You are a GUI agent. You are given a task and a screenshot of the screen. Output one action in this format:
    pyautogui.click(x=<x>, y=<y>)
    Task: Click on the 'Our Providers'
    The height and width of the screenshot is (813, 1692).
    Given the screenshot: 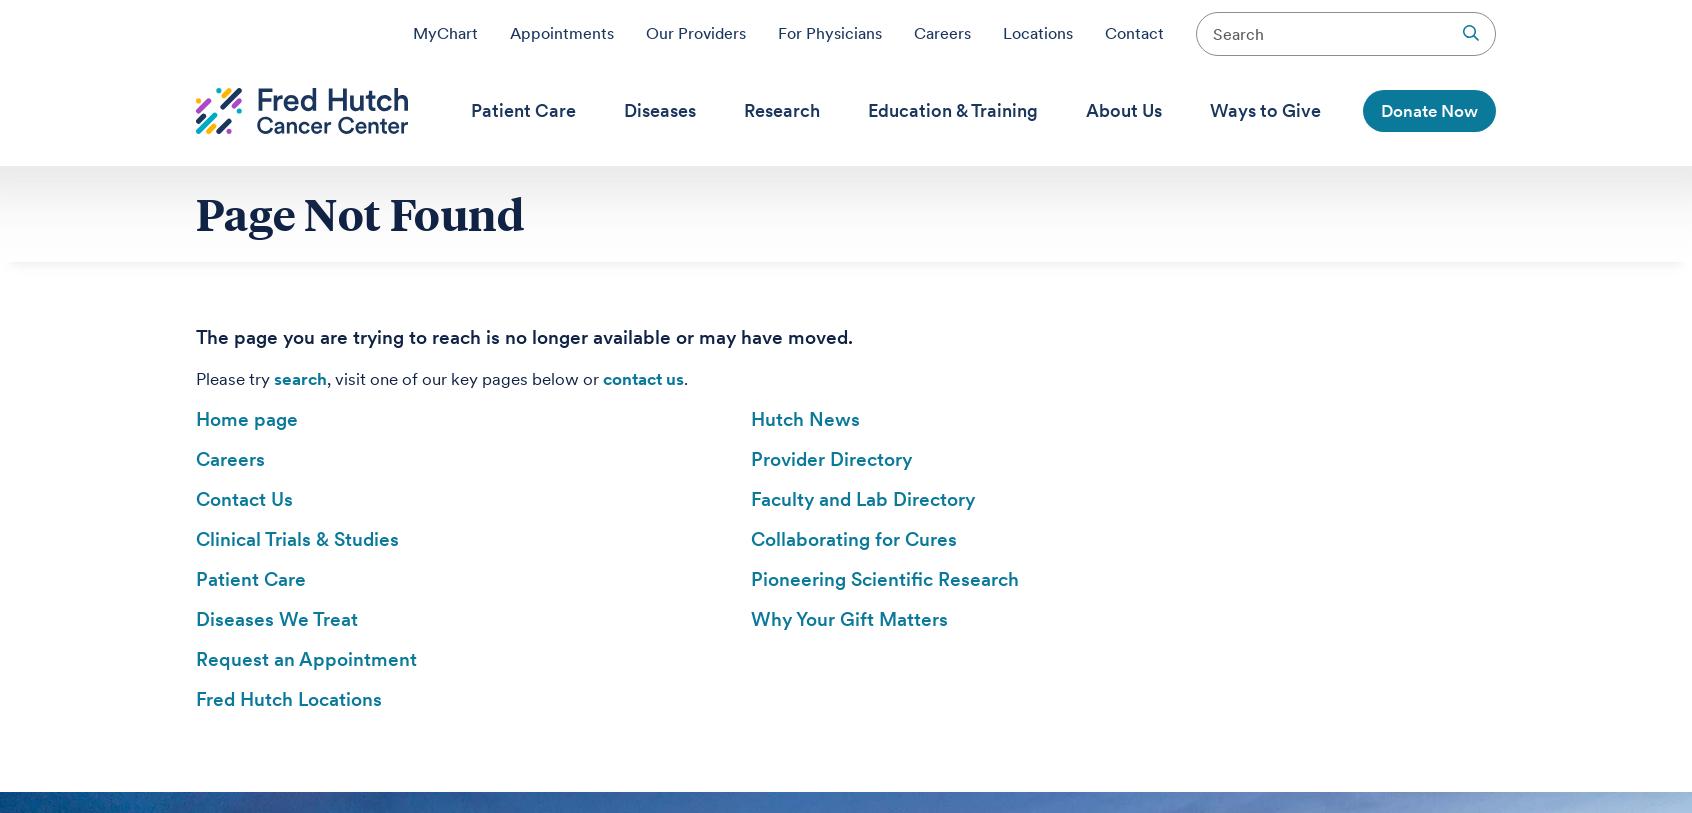 What is the action you would take?
    pyautogui.click(x=695, y=32)
    